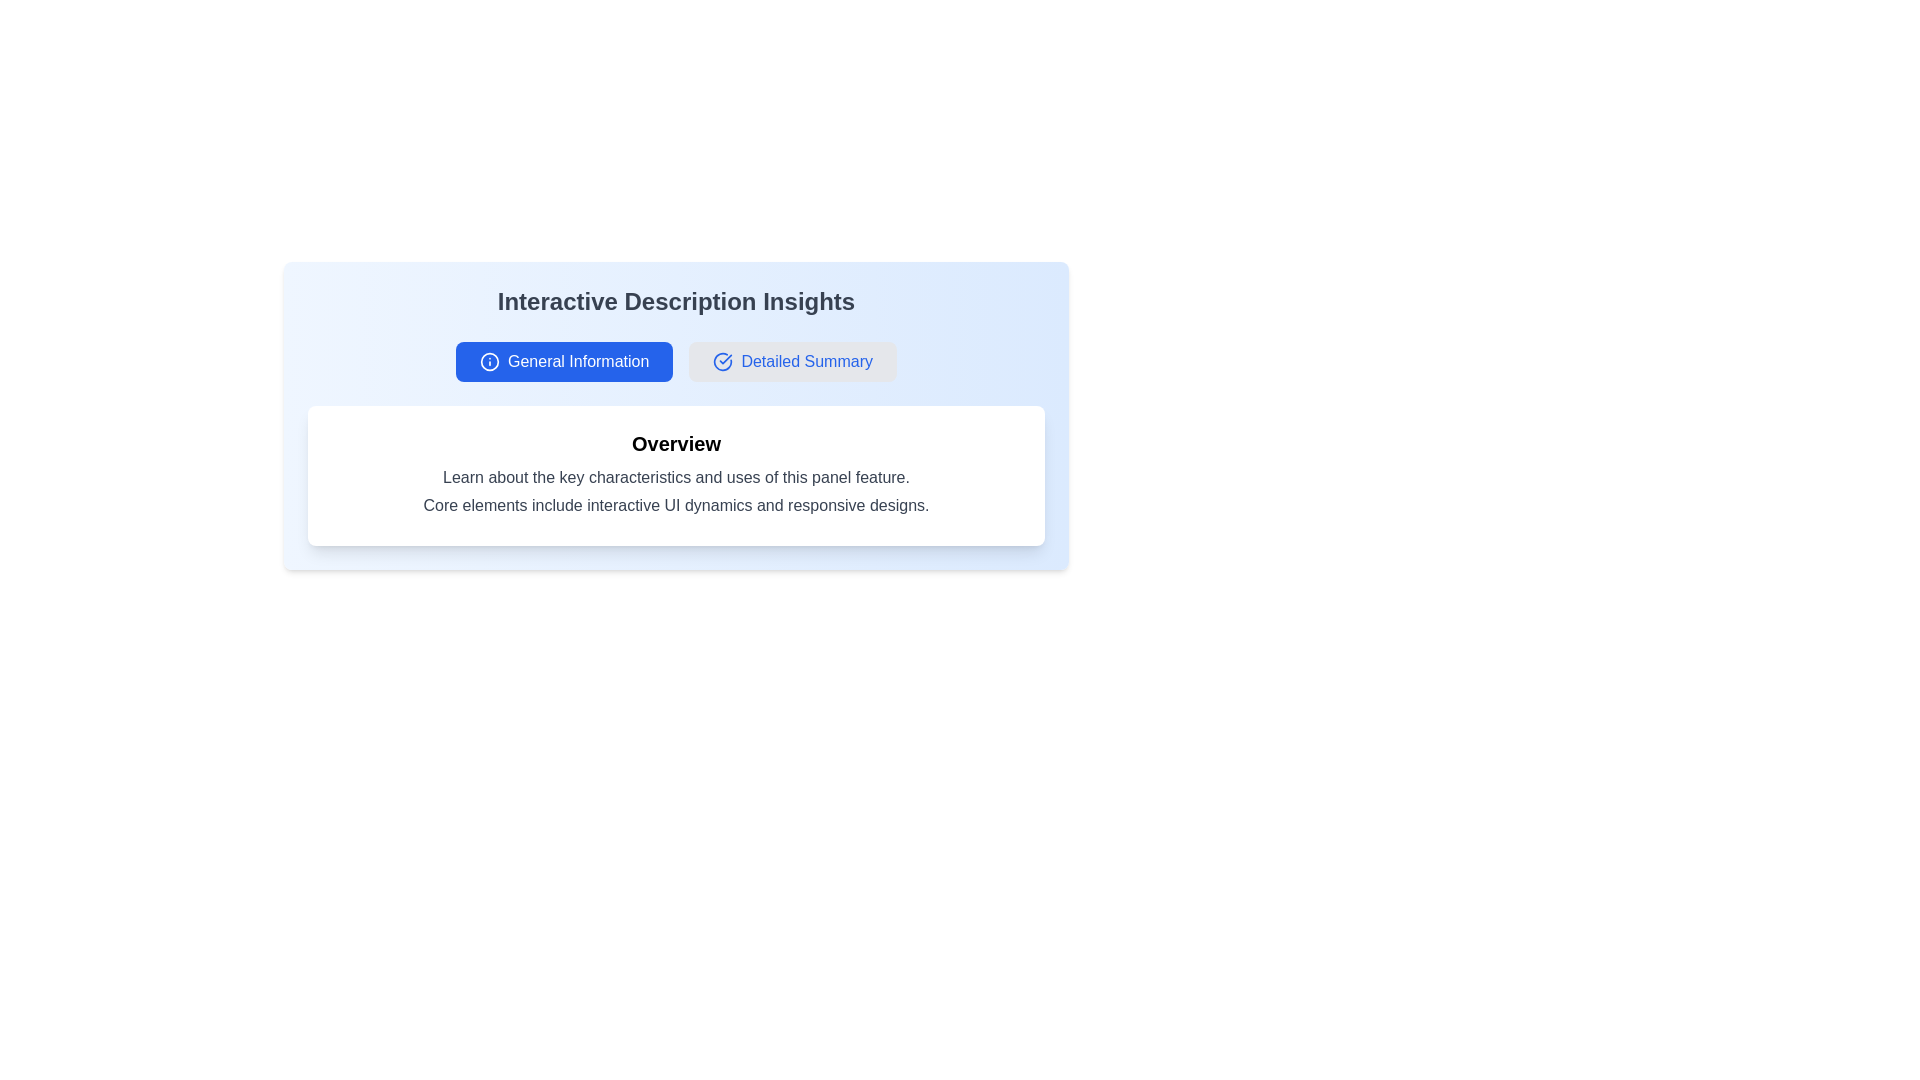 This screenshot has height=1080, width=1920. Describe the element at coordinates (489, 362) in the screenshot. I see `the 'i' icon within the General Information button, which is circular with a white 'i' symbol on a blue background` at that location.